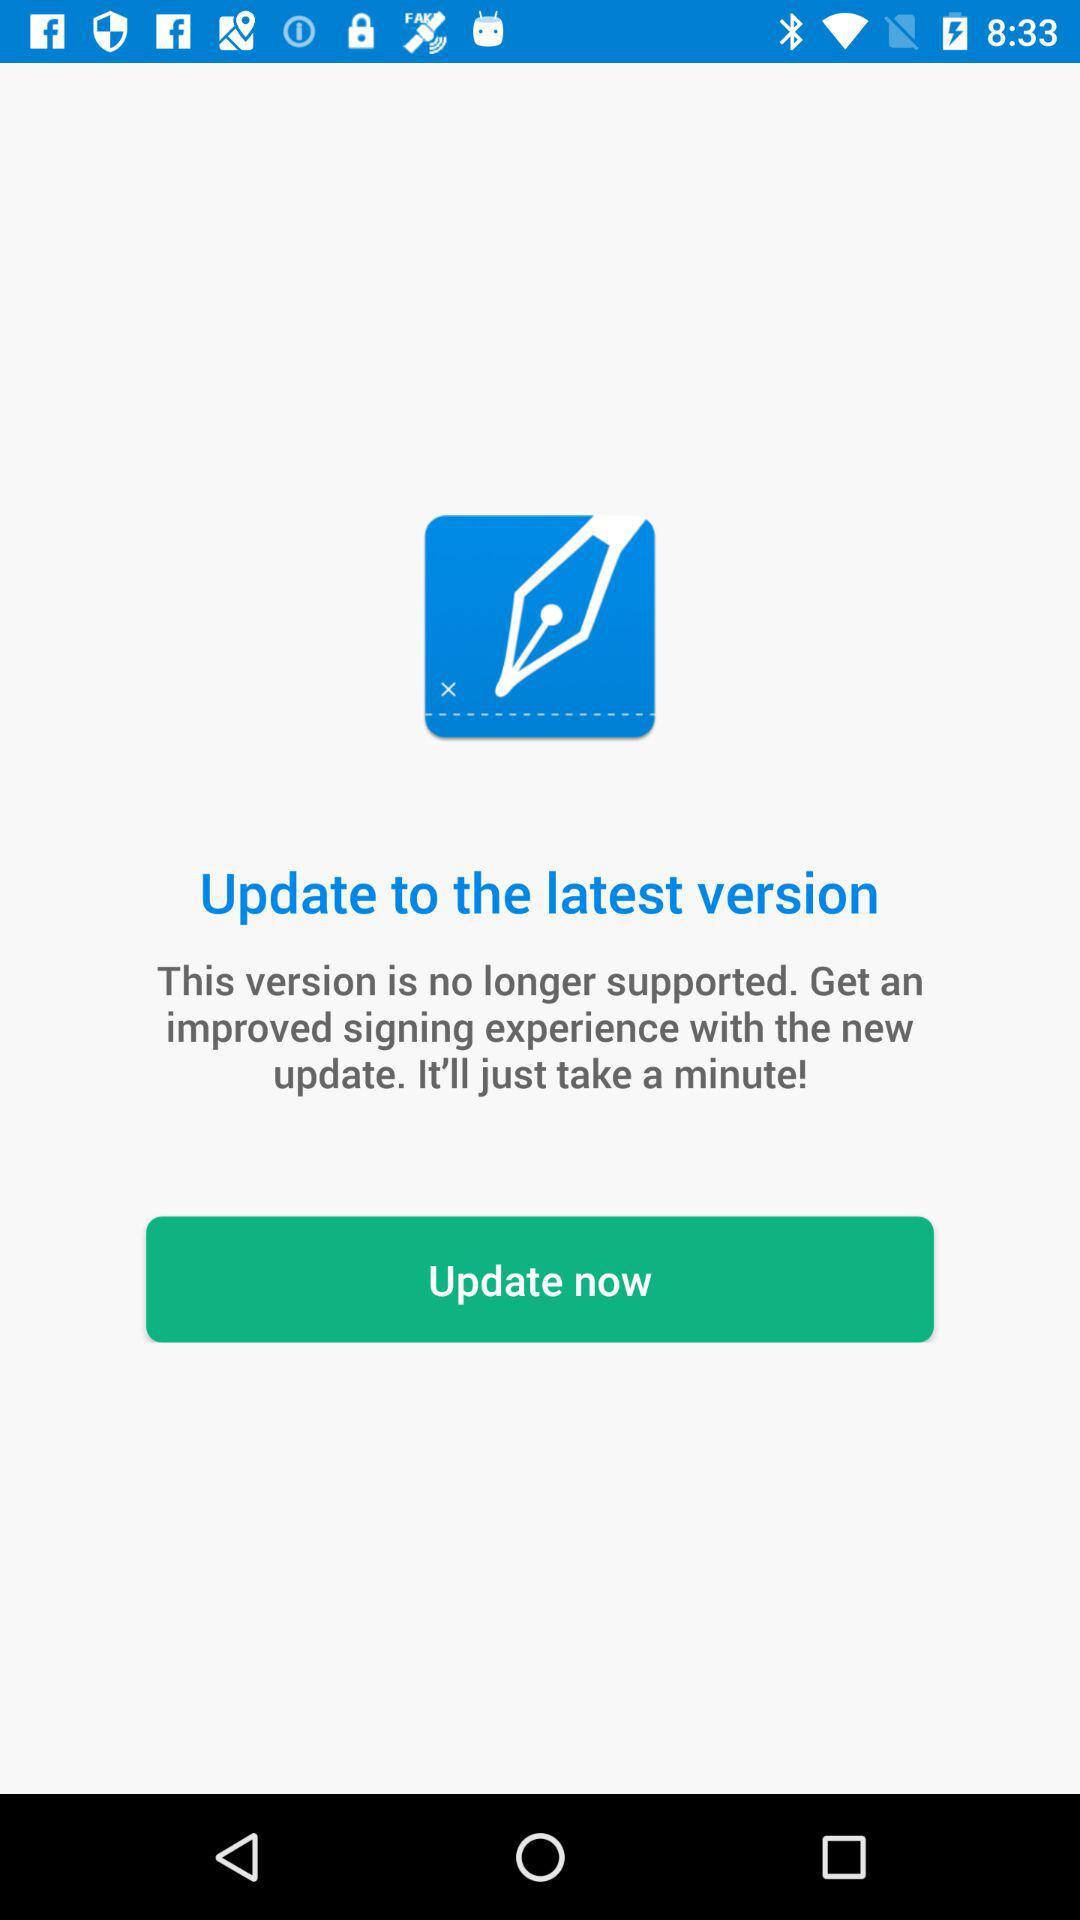 Image resolution: width=1080 pixels, height=1920 pixels. I want to click on the update now, so click(540, 1278).